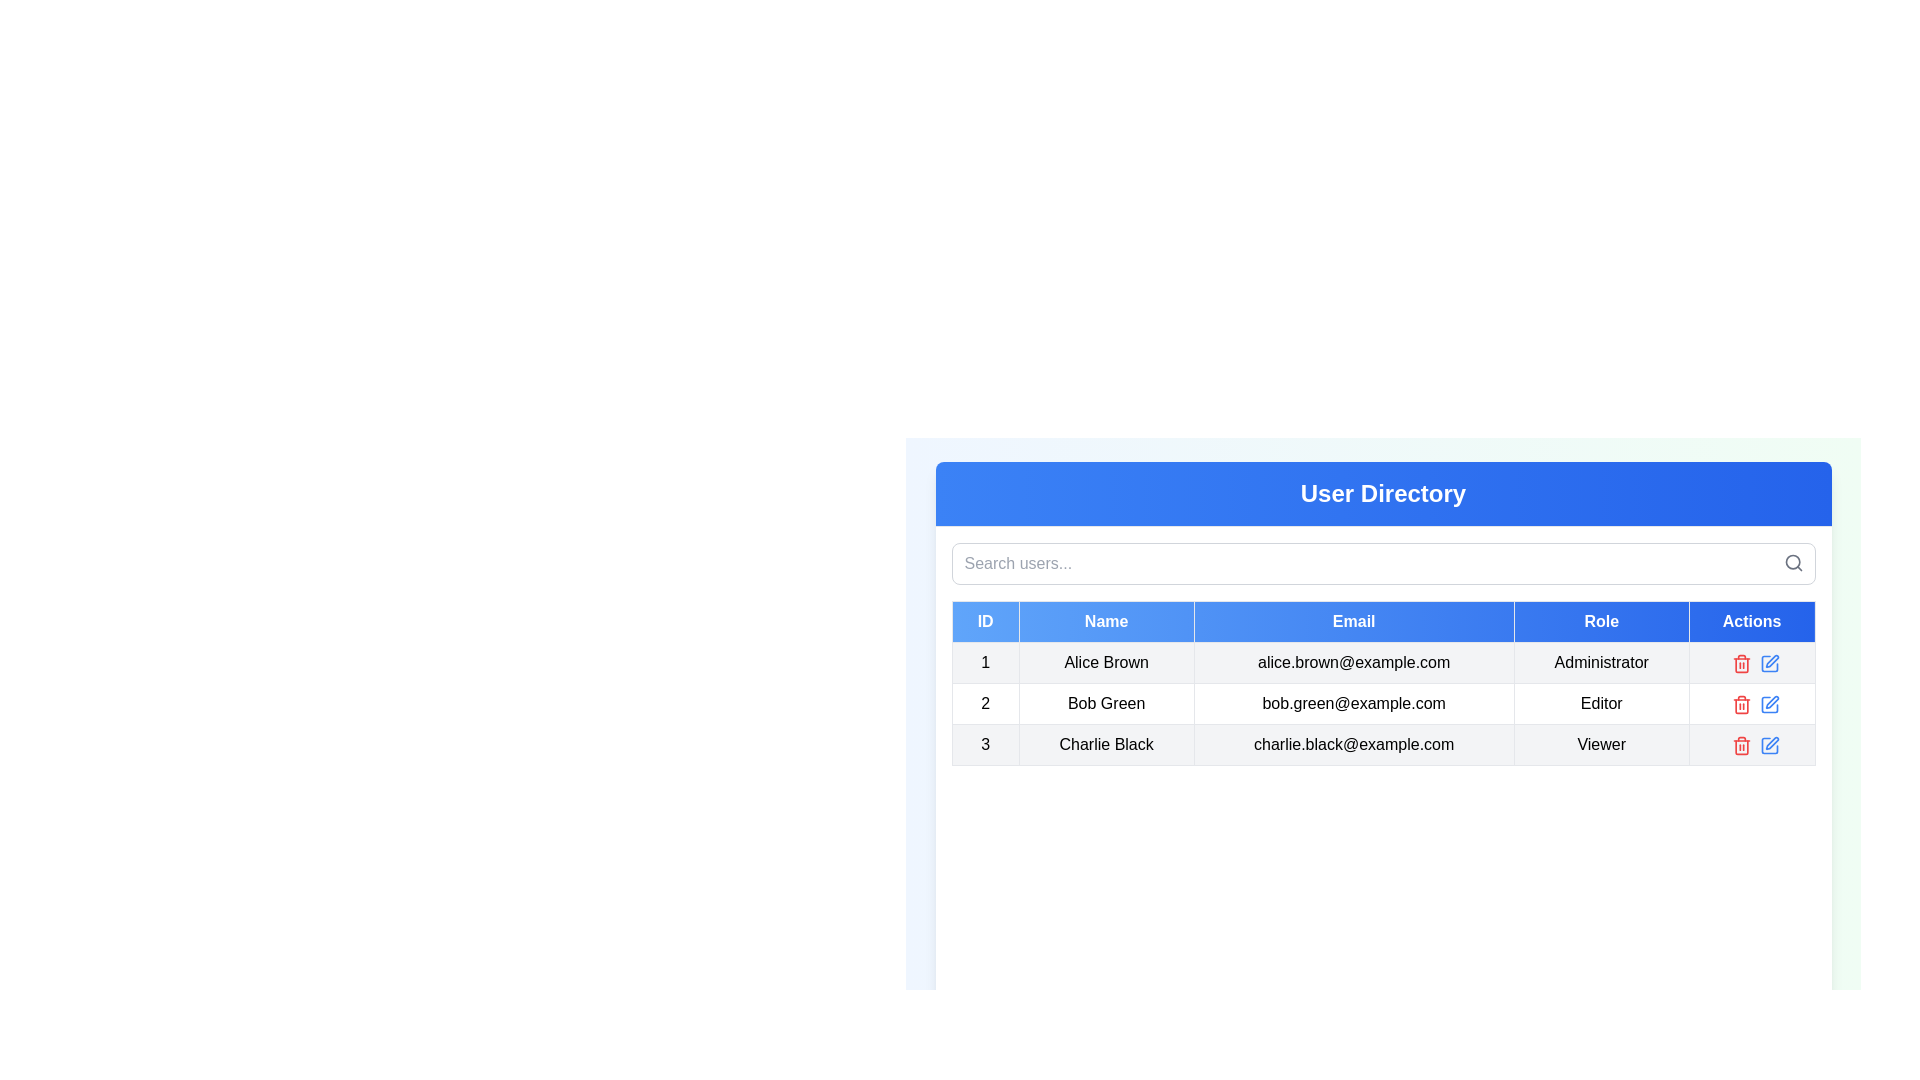 The height and width of the screenshot is (1080, 1920). I want to click on the text label displaying the numerical identifier for Charlie Black in the user directory table, located in the first cell under the 'ID' column, so click(985, 744).